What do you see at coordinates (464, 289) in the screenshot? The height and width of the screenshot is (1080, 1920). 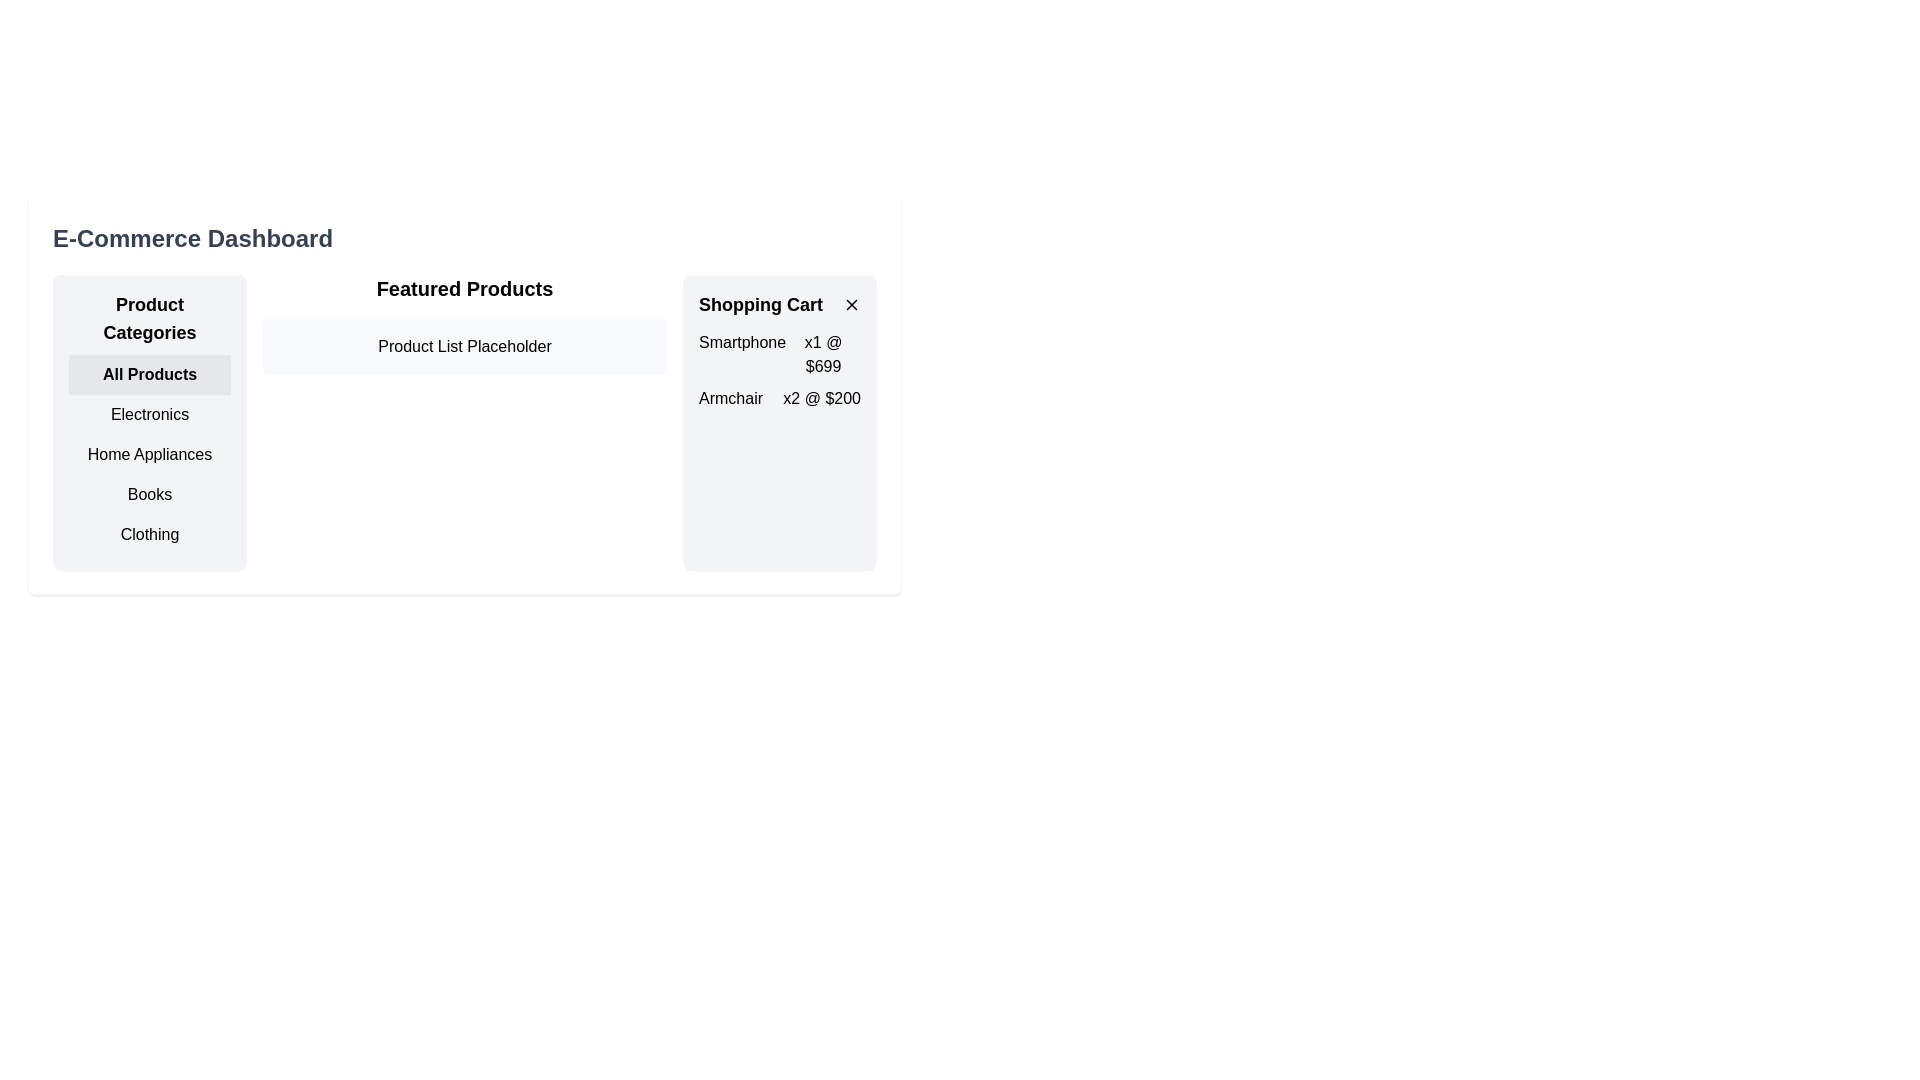 I see `the 'Featured Products' heading text label, which indicates the primary content of this section and is located above the 'Product List Placeholder'` at bounding box center [464, 289].